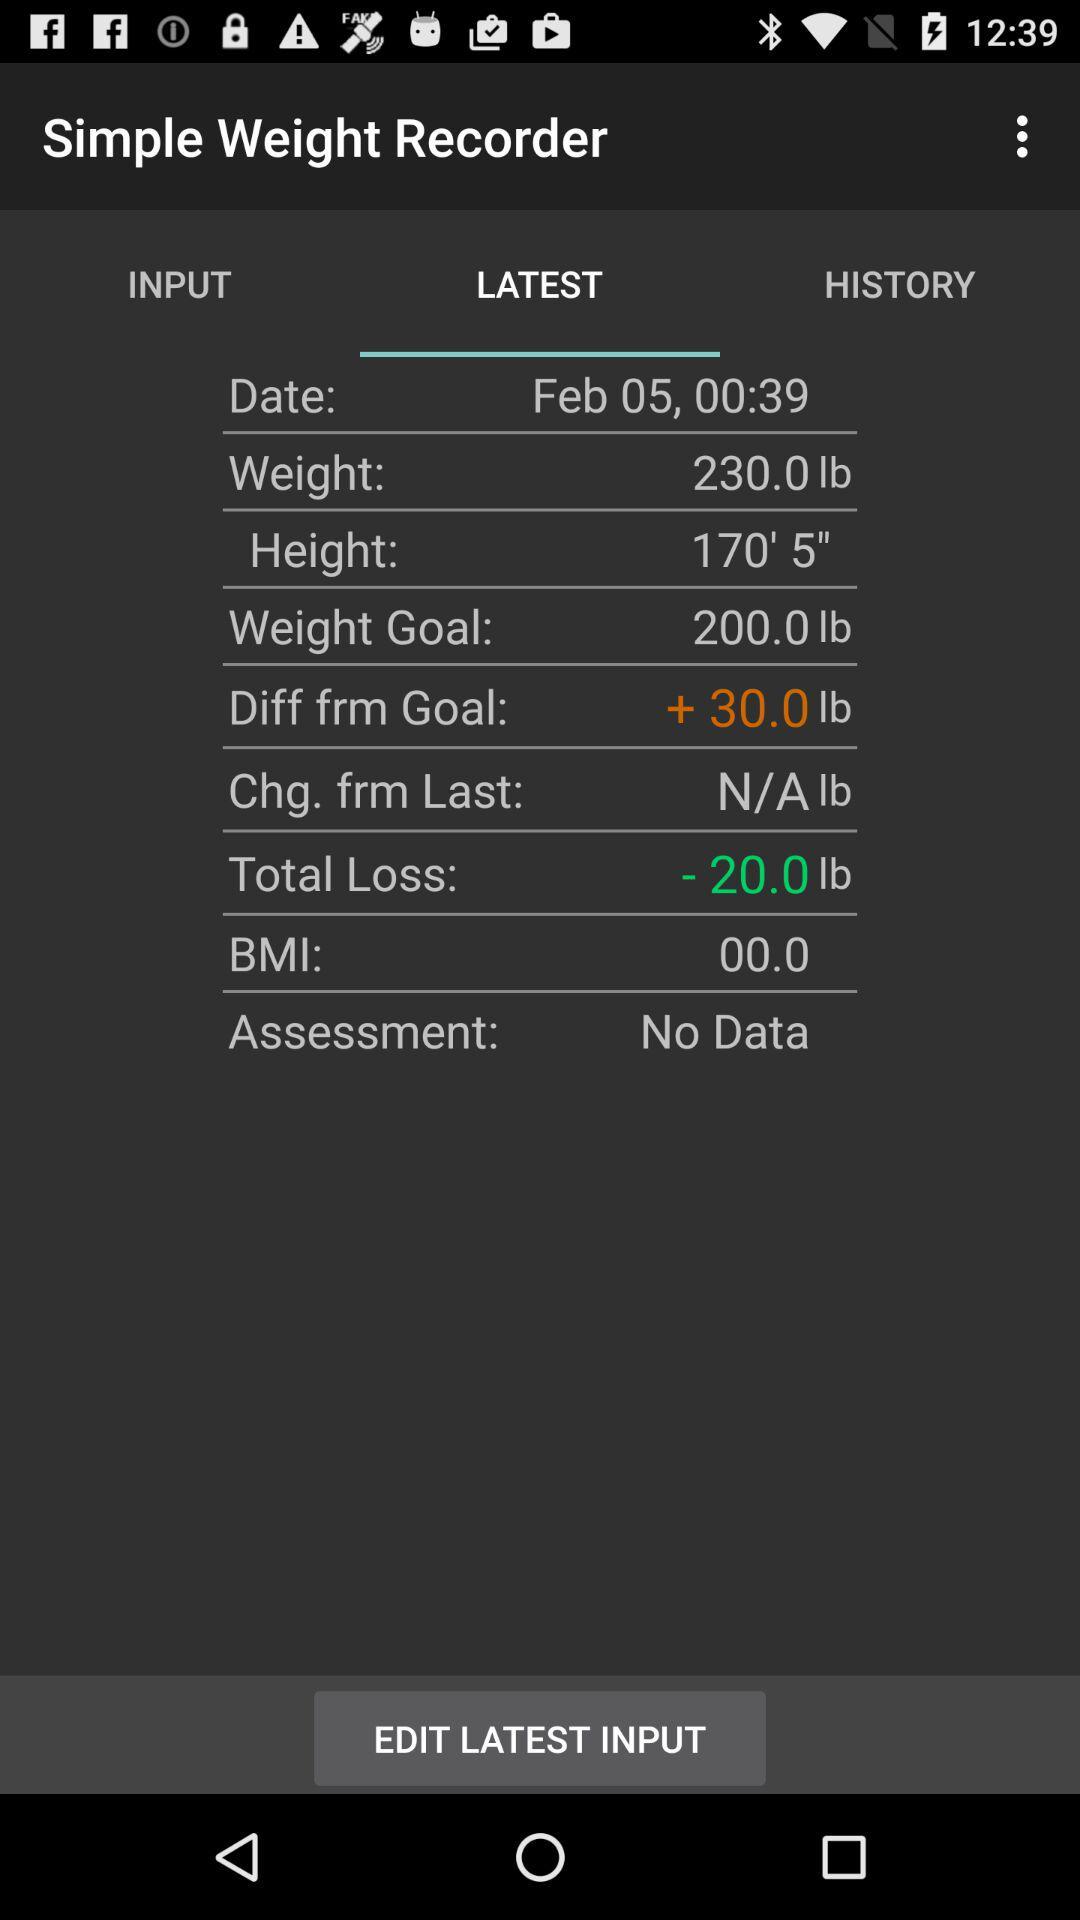  Describe the element at coordinates (1027, 135) in the screenshot. I see `icon next to history app` at that location.